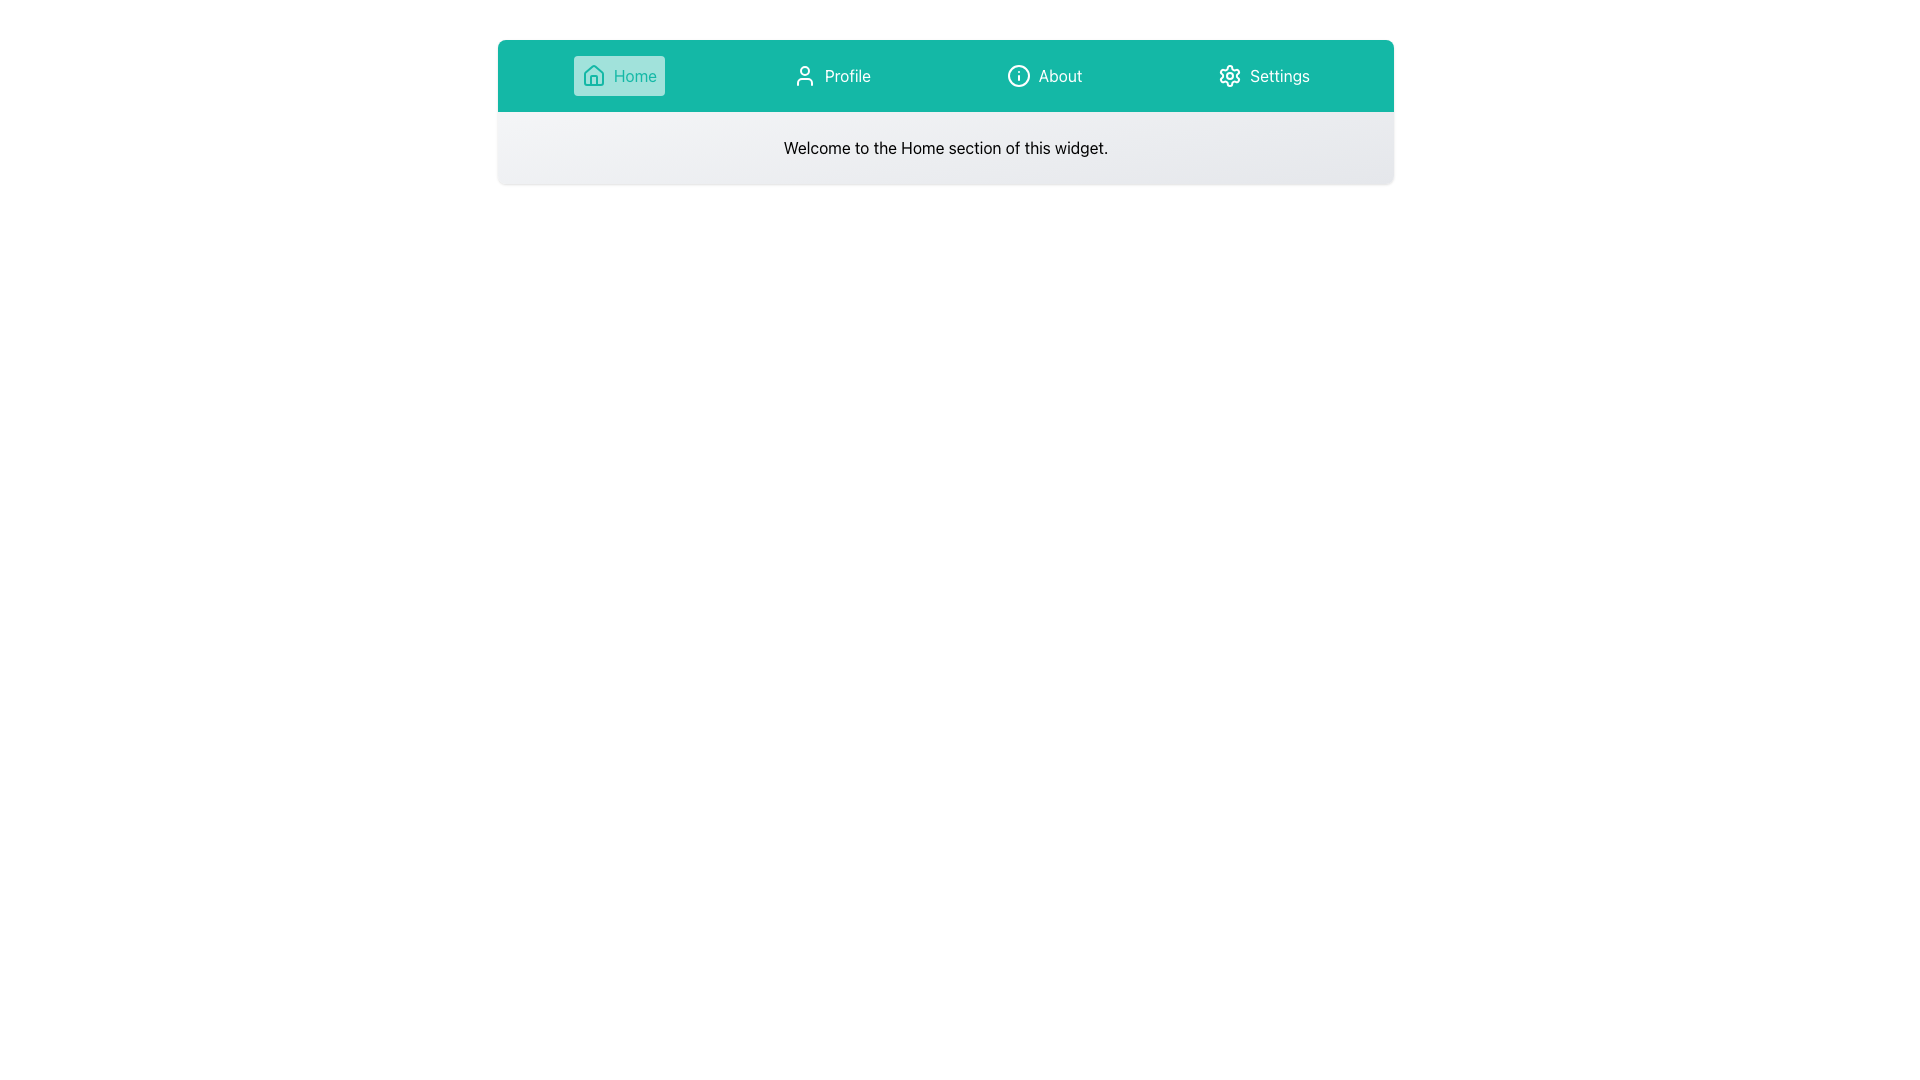  What do you see at coordinates (592, 79) in the screenshot?
I see `the vertical segment of the house icon located on the top navigation bar, which represents a door or window` at bounding box center [592, 79].